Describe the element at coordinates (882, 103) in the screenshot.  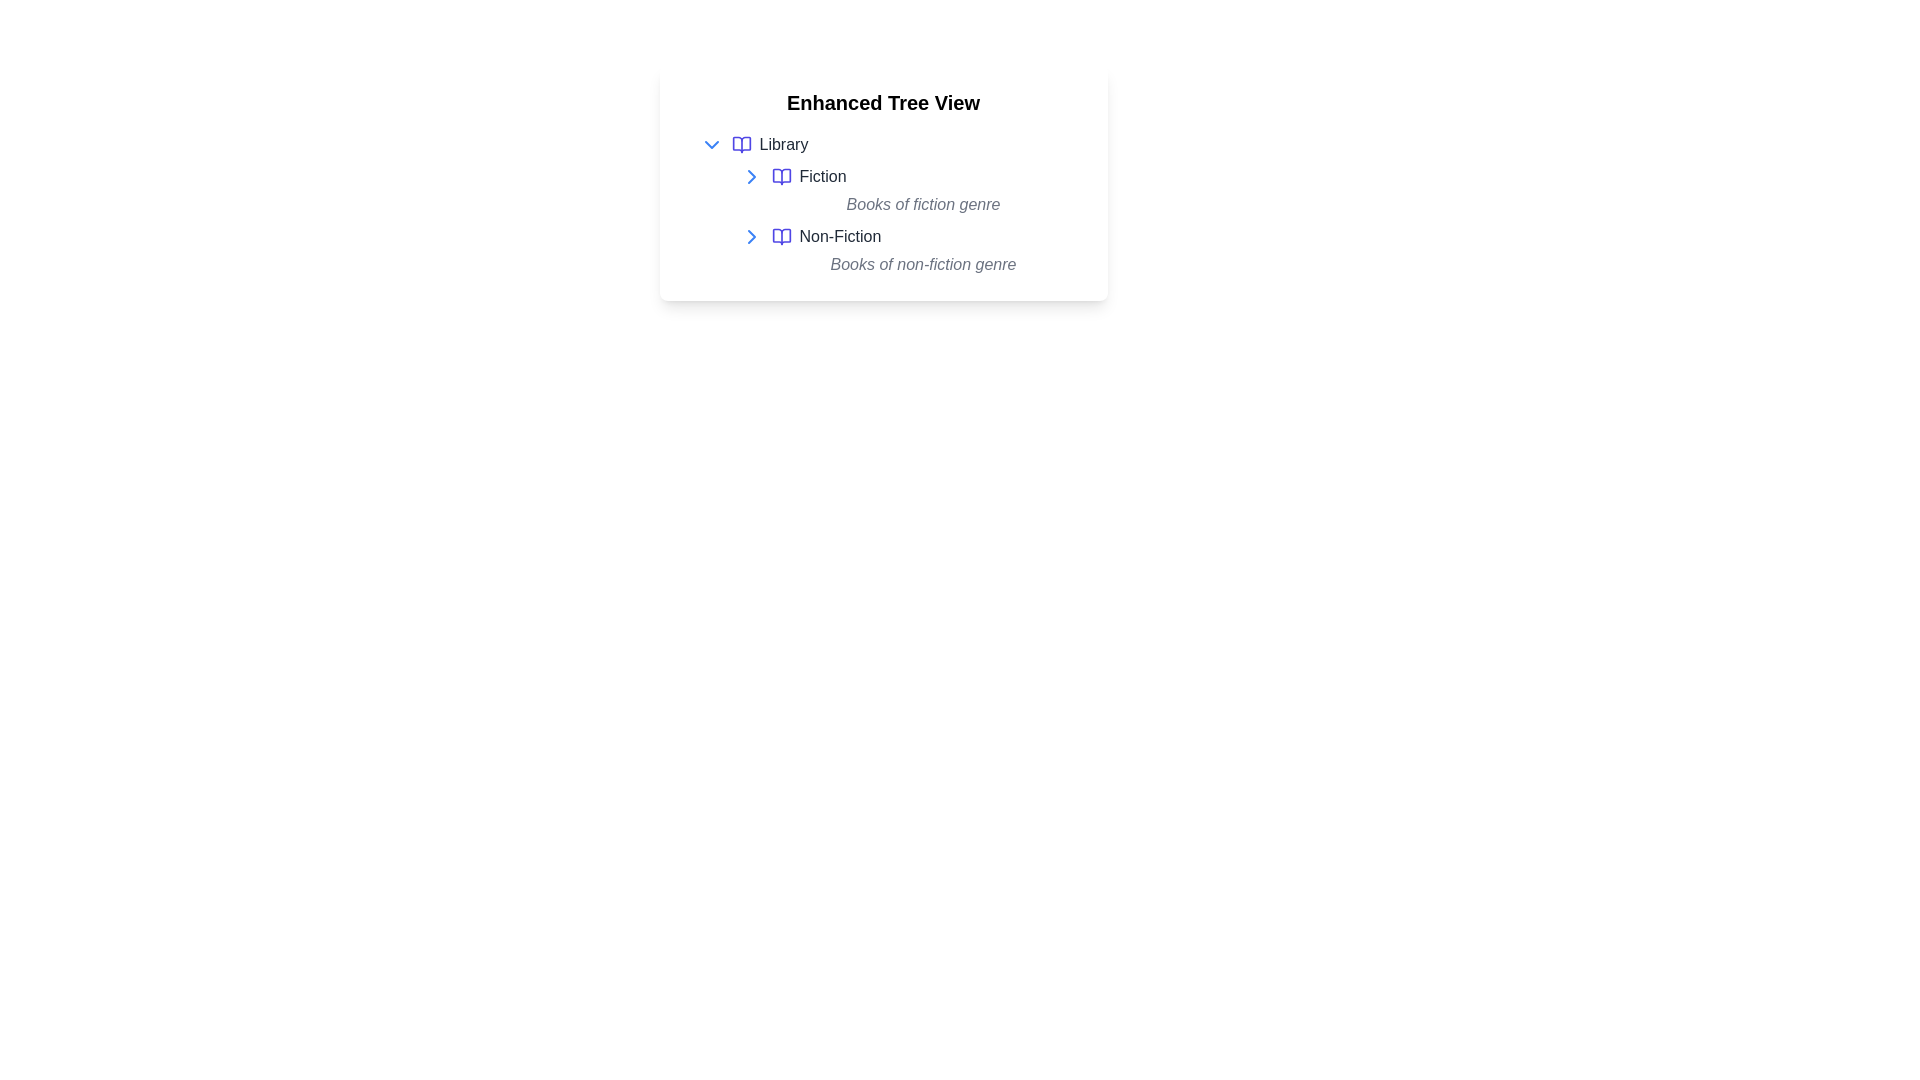
I see `the header text element indicating 'Enhanced Tree View' for reading` at that location.